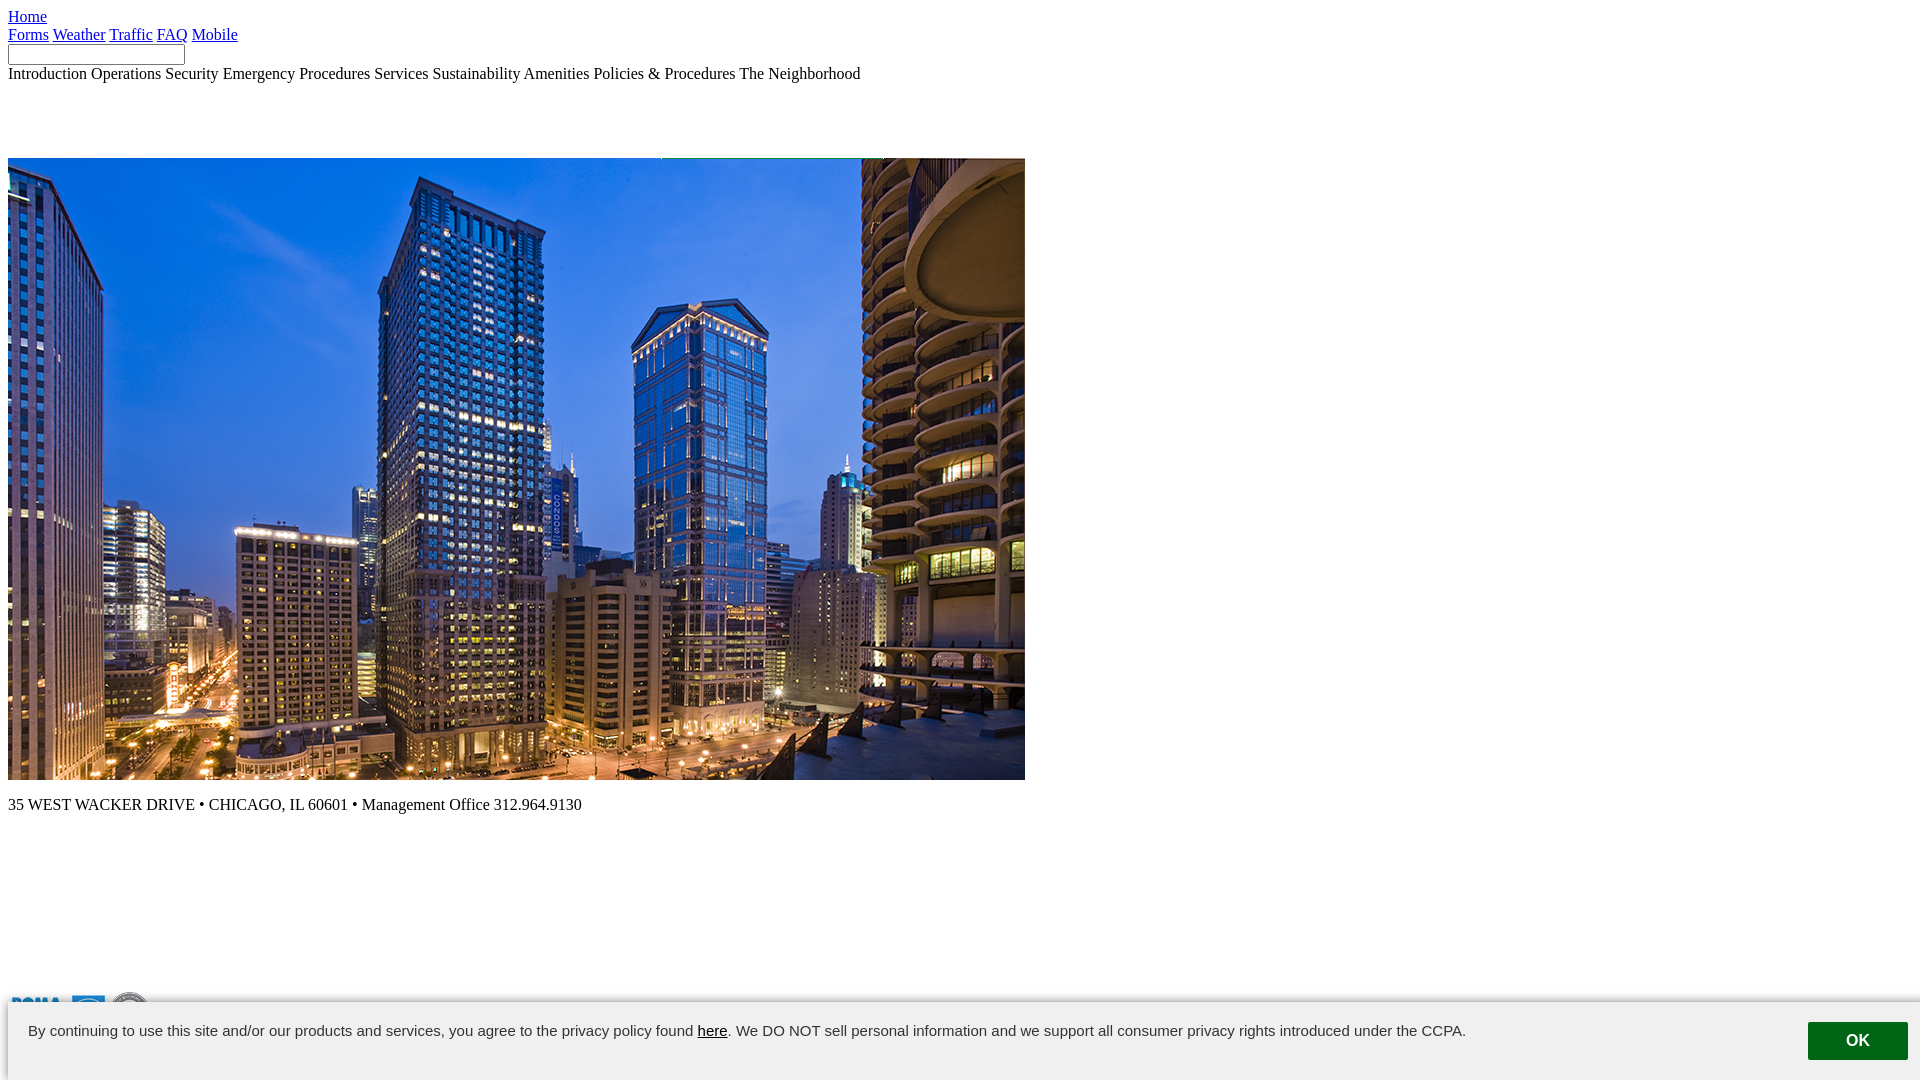 Image resolution: width=1920 pixels, height=1080 pixels. Describe the element at coordinates (108, 34) in the screenshot. I see `'Traffic'` at that location.